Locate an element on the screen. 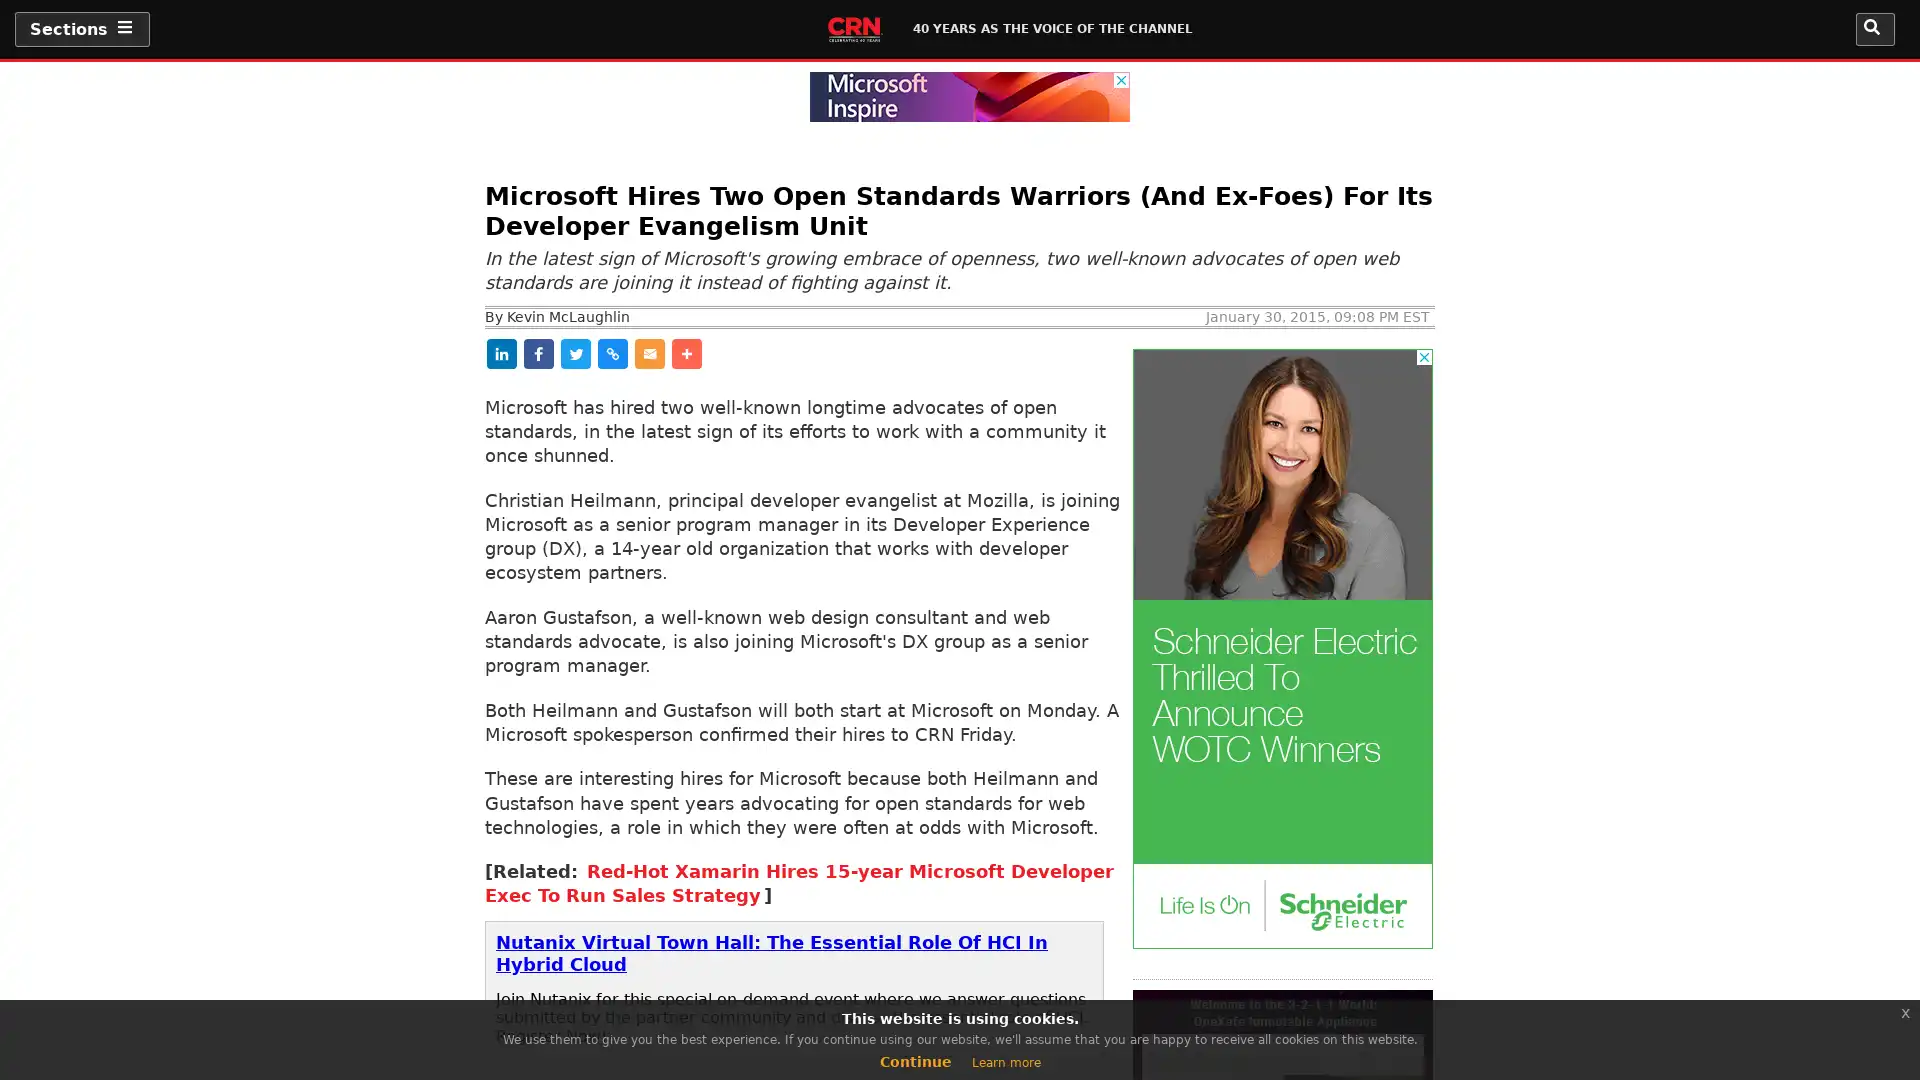 The image size is (1920, 1080). Share to Twitter Twitter is located at coordinates (735, 352).